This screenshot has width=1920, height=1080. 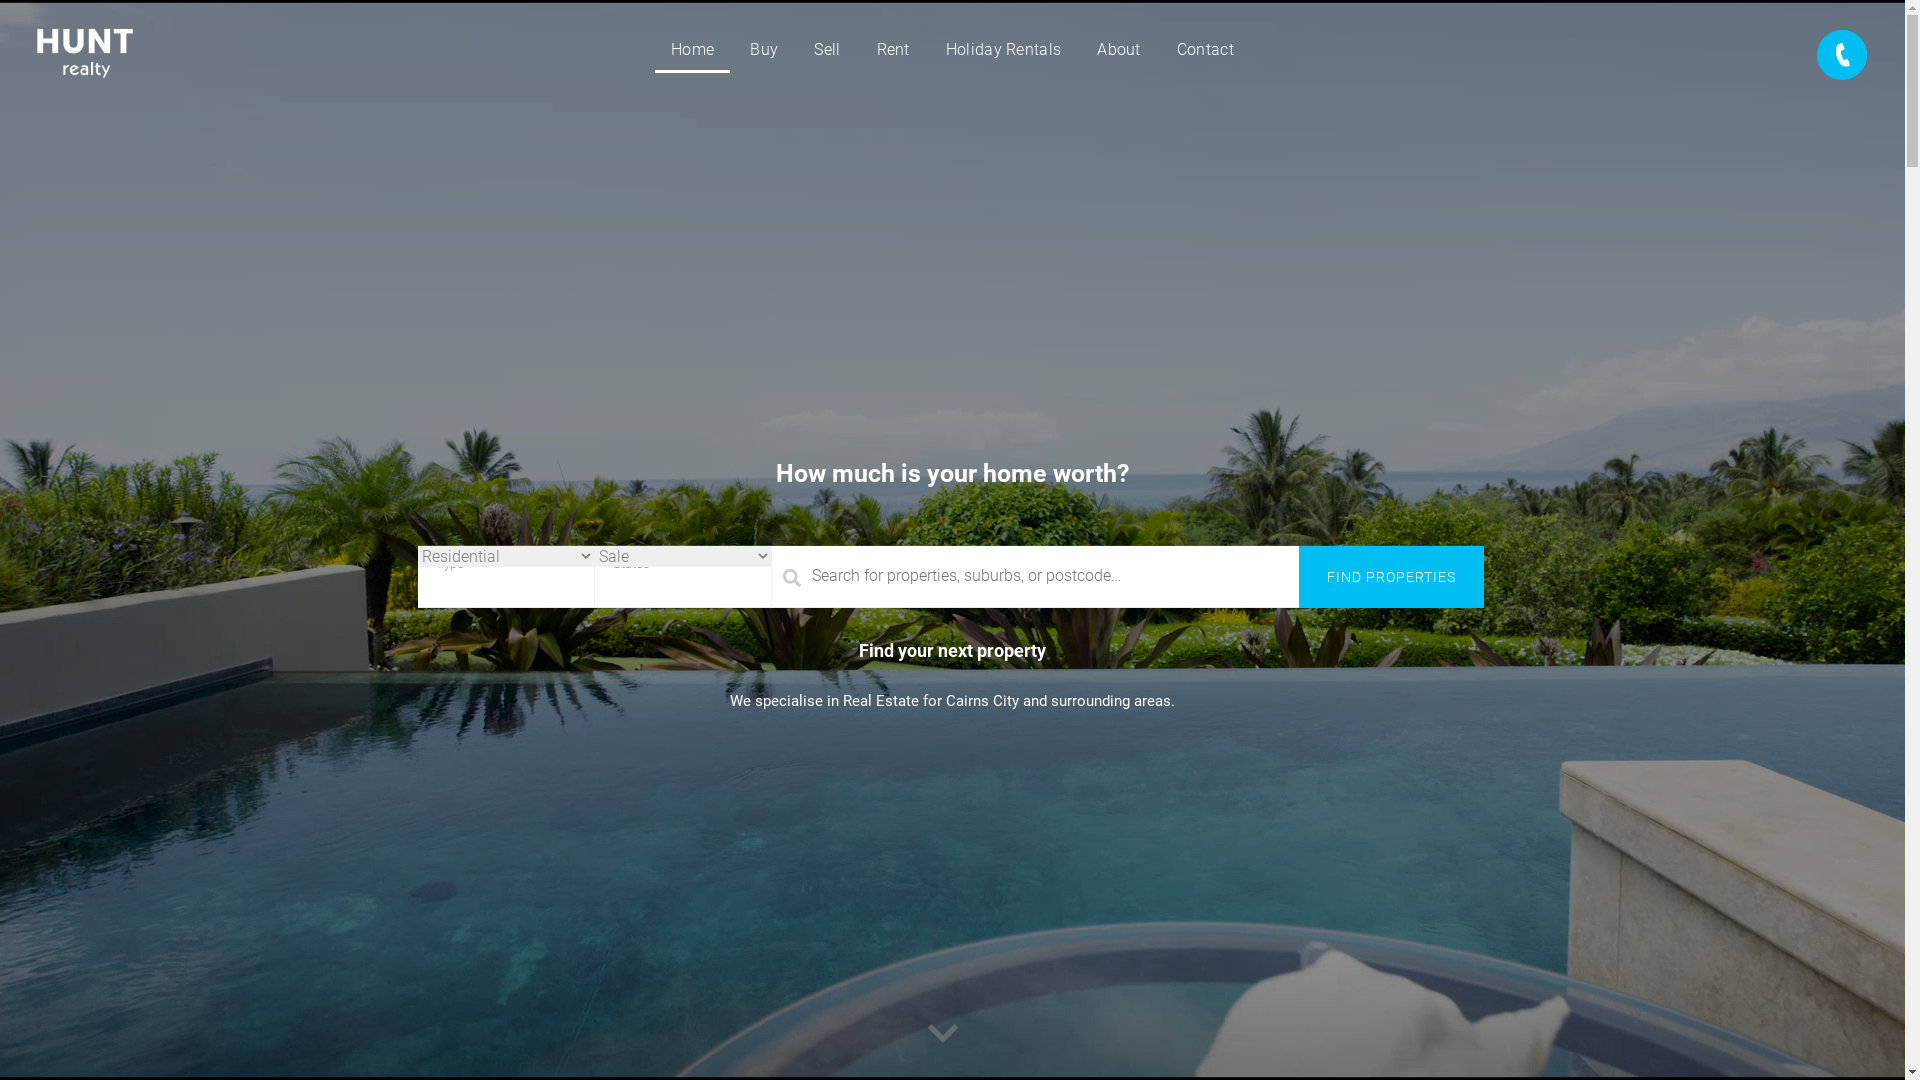 I want to click on 'Sell', so click(x=826, y=49).